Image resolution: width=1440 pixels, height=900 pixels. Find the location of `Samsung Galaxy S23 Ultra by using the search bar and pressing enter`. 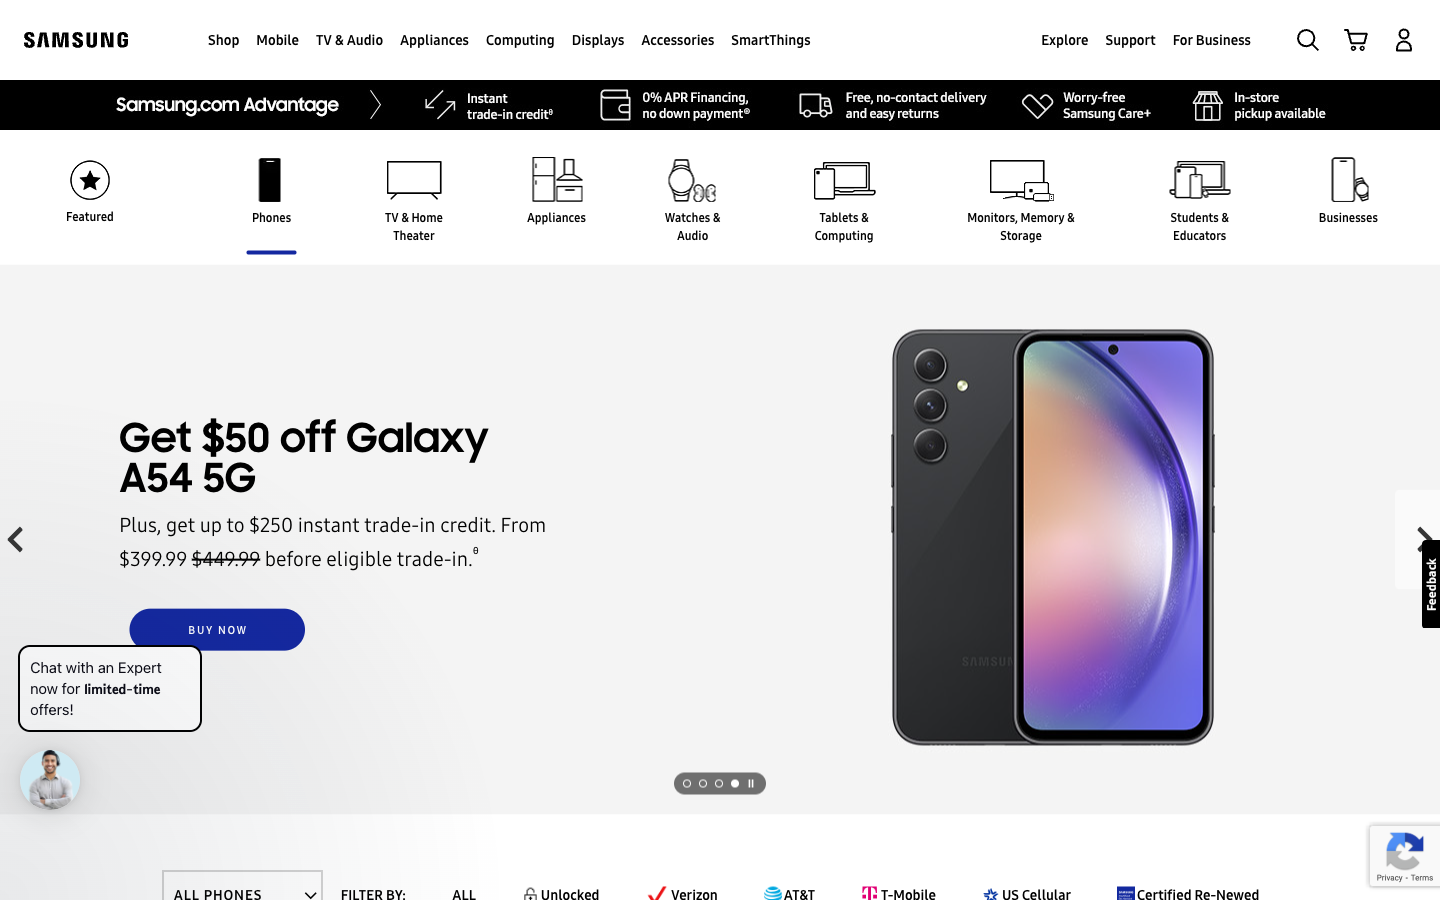

Samsung Galaxy S23 Ultra by using the search bar and pressing enter is located at coordinates (1307, 38).